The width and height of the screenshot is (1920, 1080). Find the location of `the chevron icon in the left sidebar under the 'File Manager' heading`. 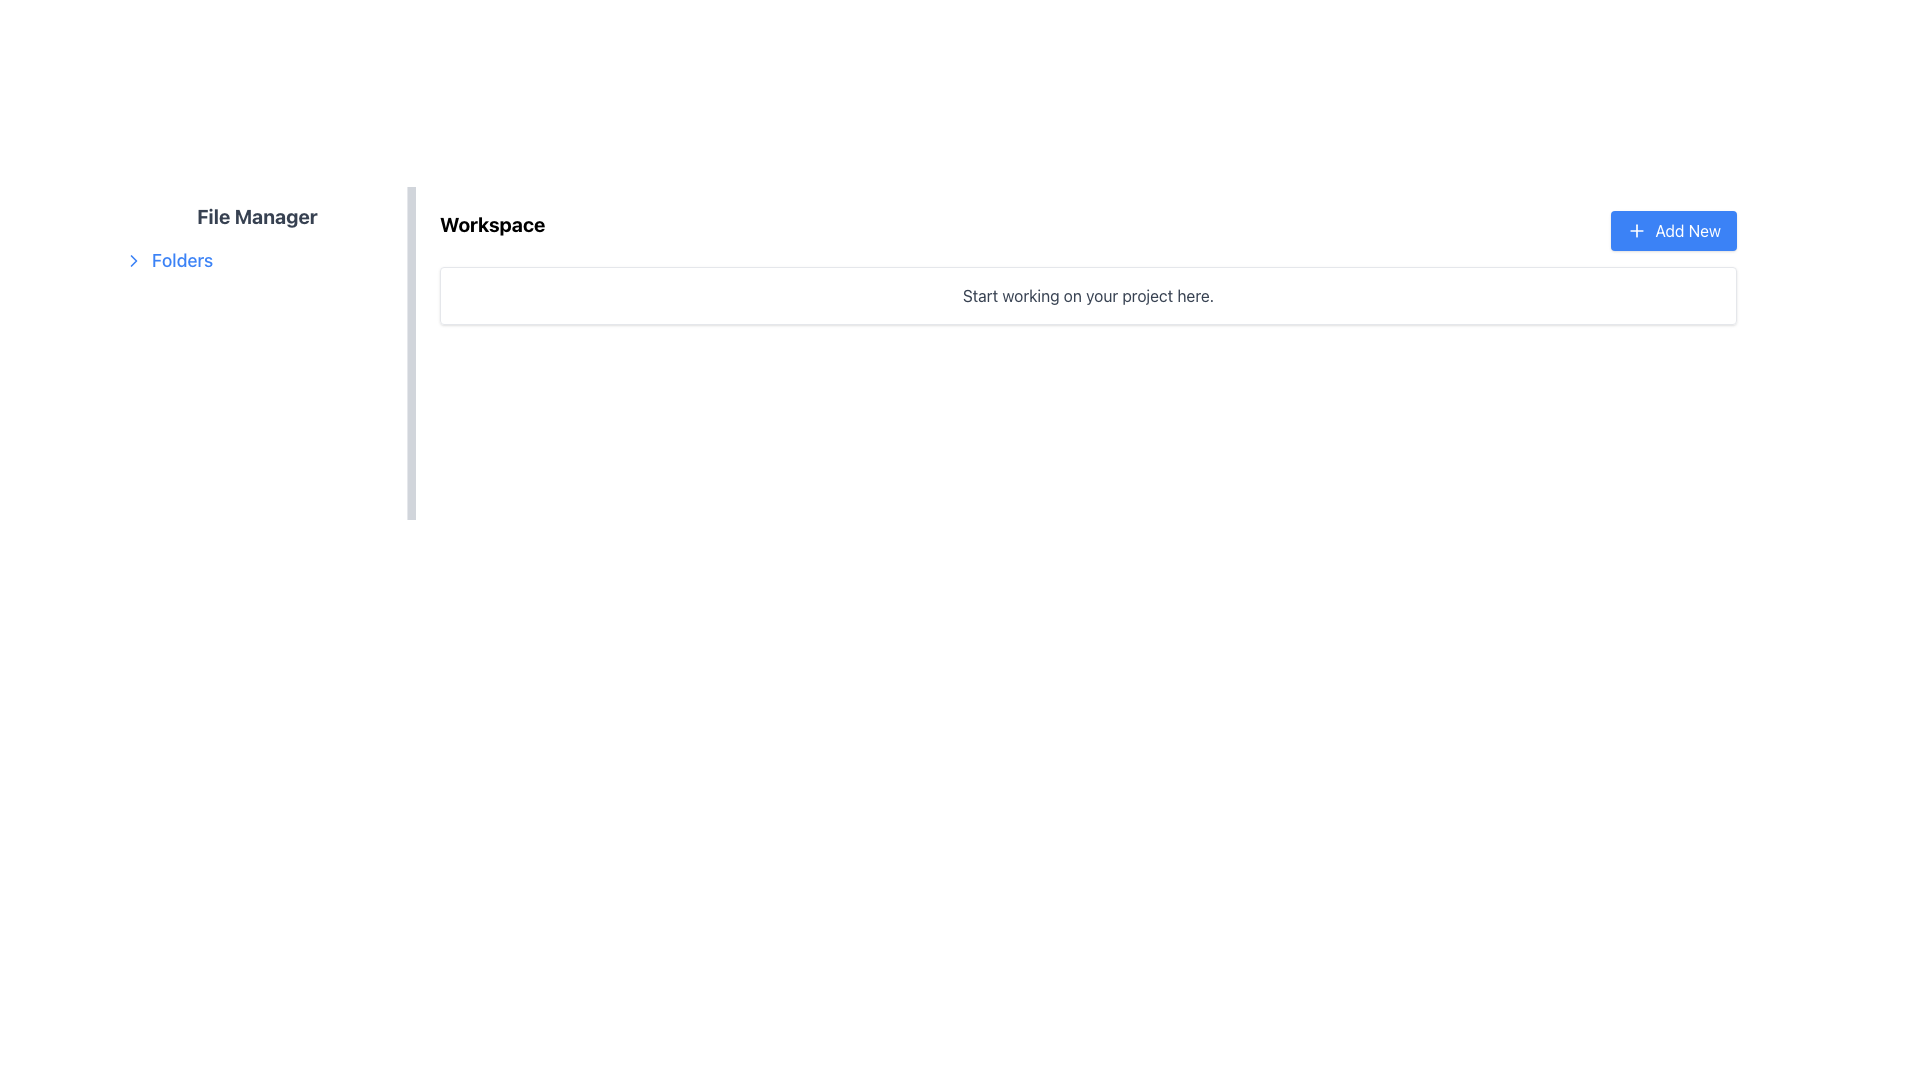

the chevron icon in the left sidebar under the 'File Manager' heading is located at coordinates (133, 260).